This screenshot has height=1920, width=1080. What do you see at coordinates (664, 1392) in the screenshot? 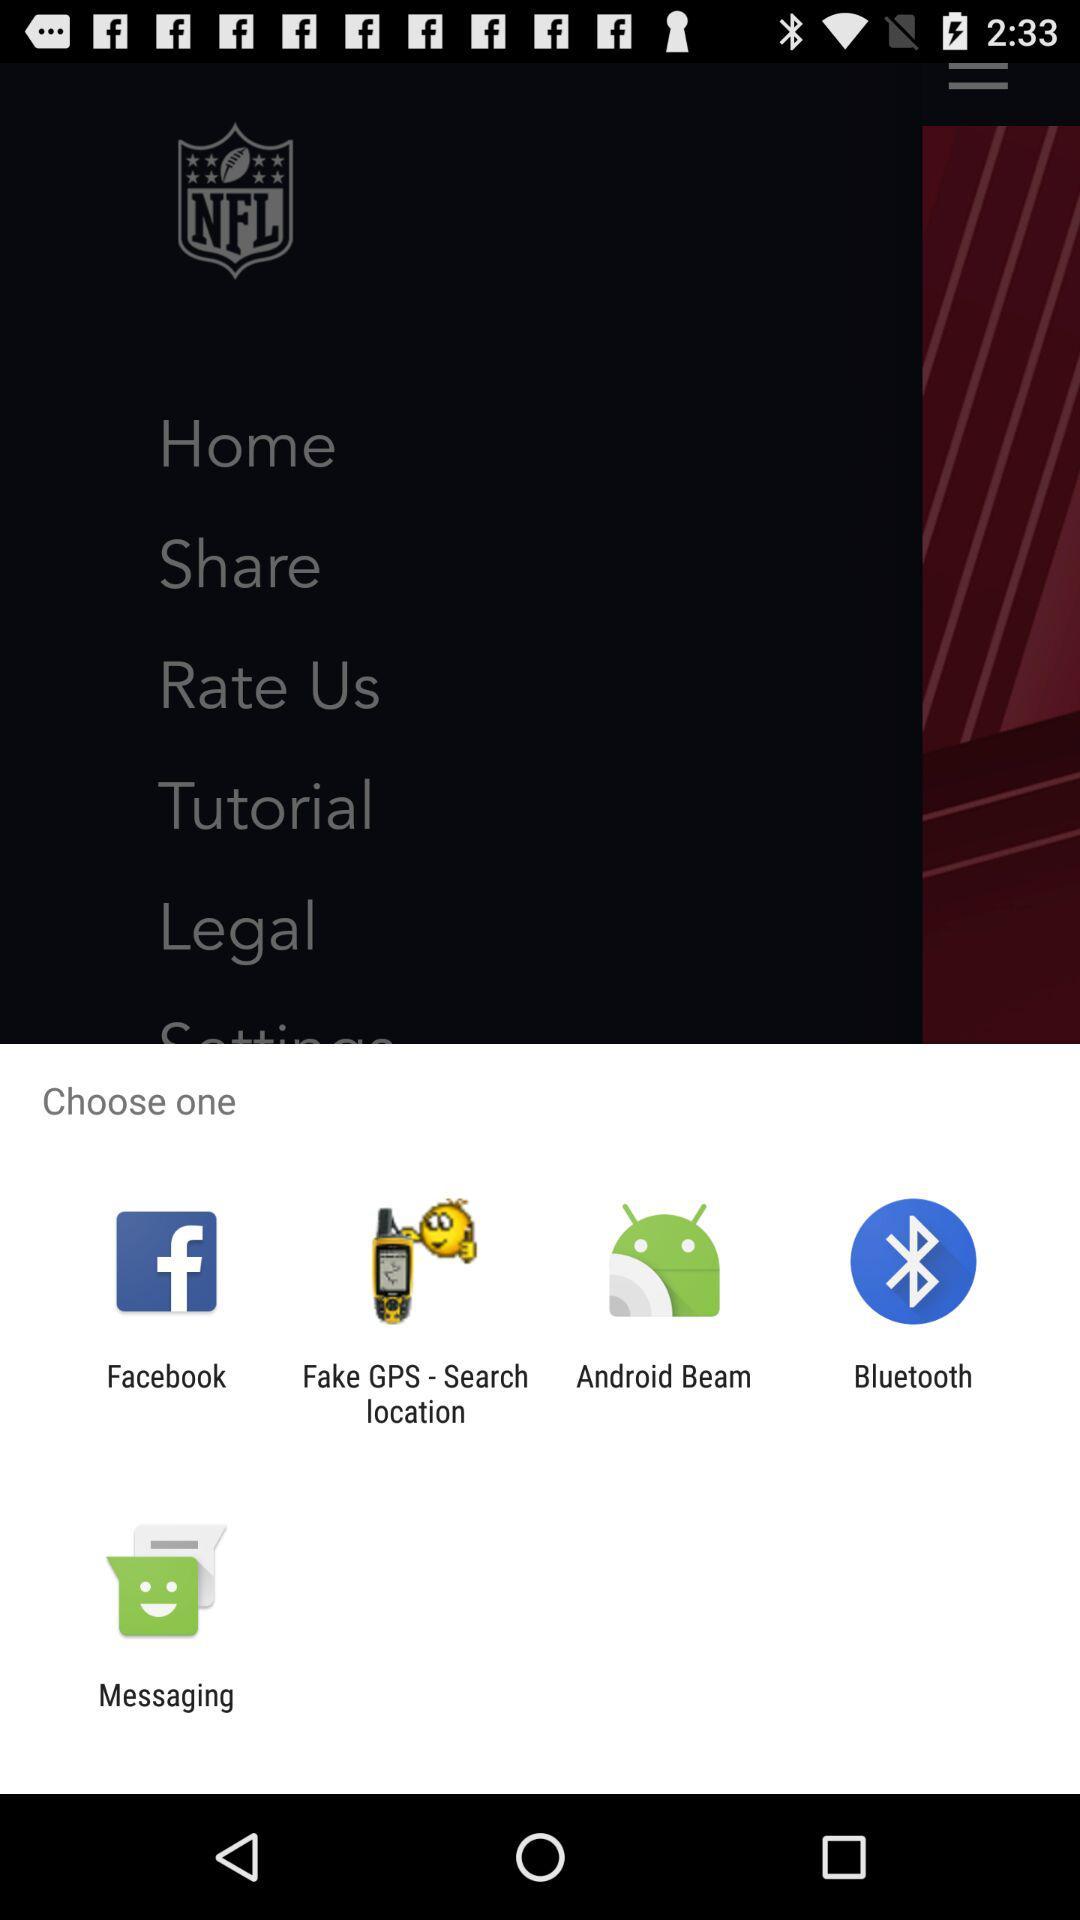
I see `the android beam` at bounding box center [664, 1392].